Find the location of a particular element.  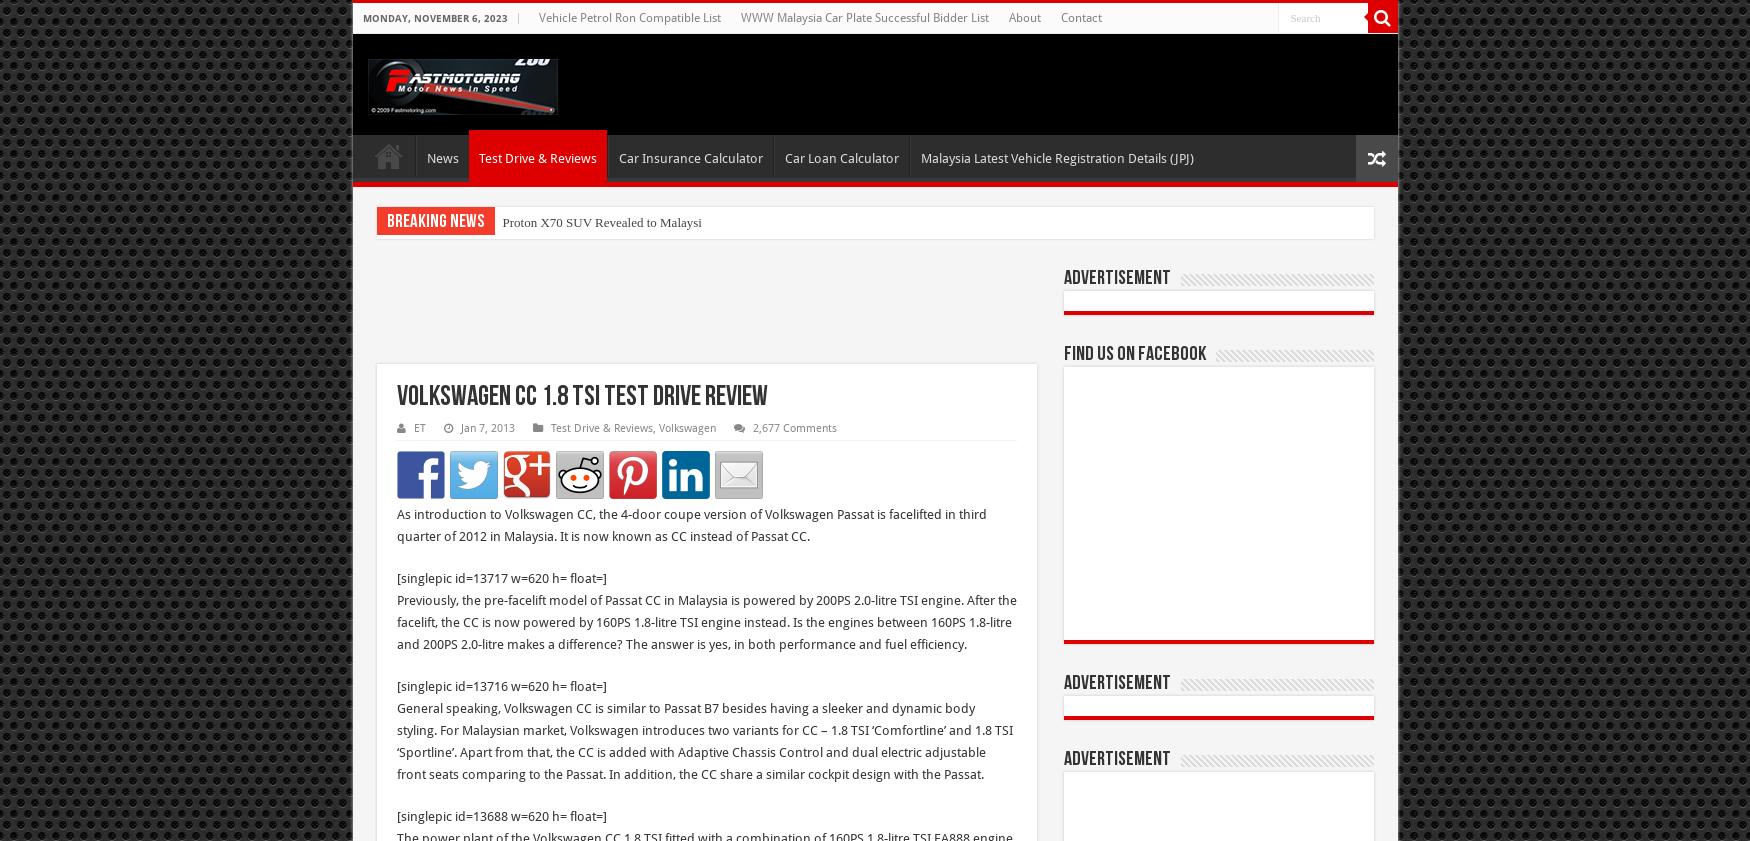

'2,677 Comments' is located at coordinates (792, 428).